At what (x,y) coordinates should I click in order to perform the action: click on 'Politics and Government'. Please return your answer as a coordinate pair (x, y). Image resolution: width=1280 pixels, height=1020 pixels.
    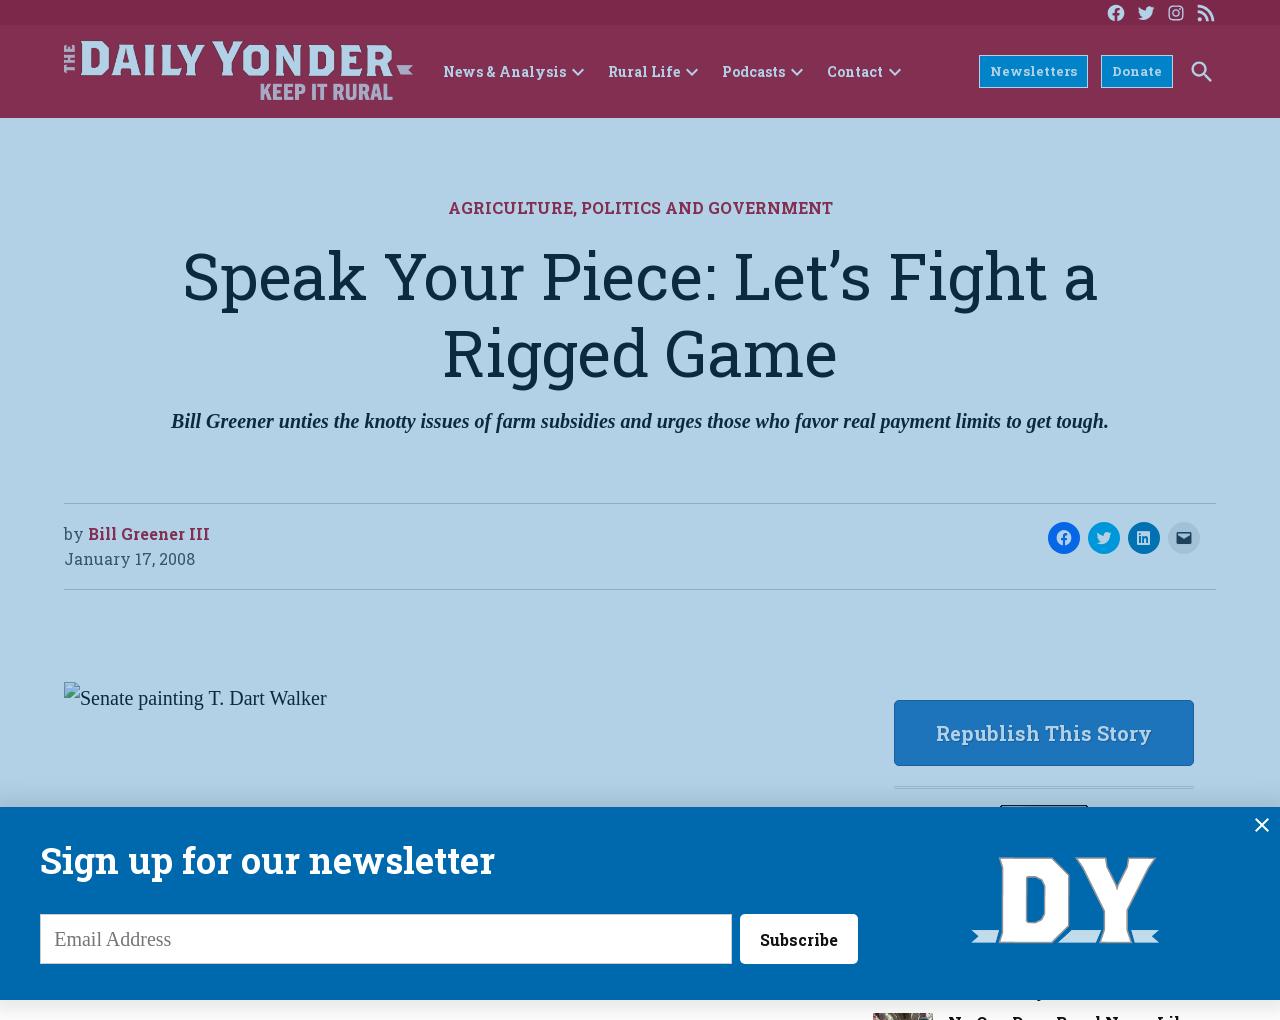
    Looking at the image, I should click on (578, 206).